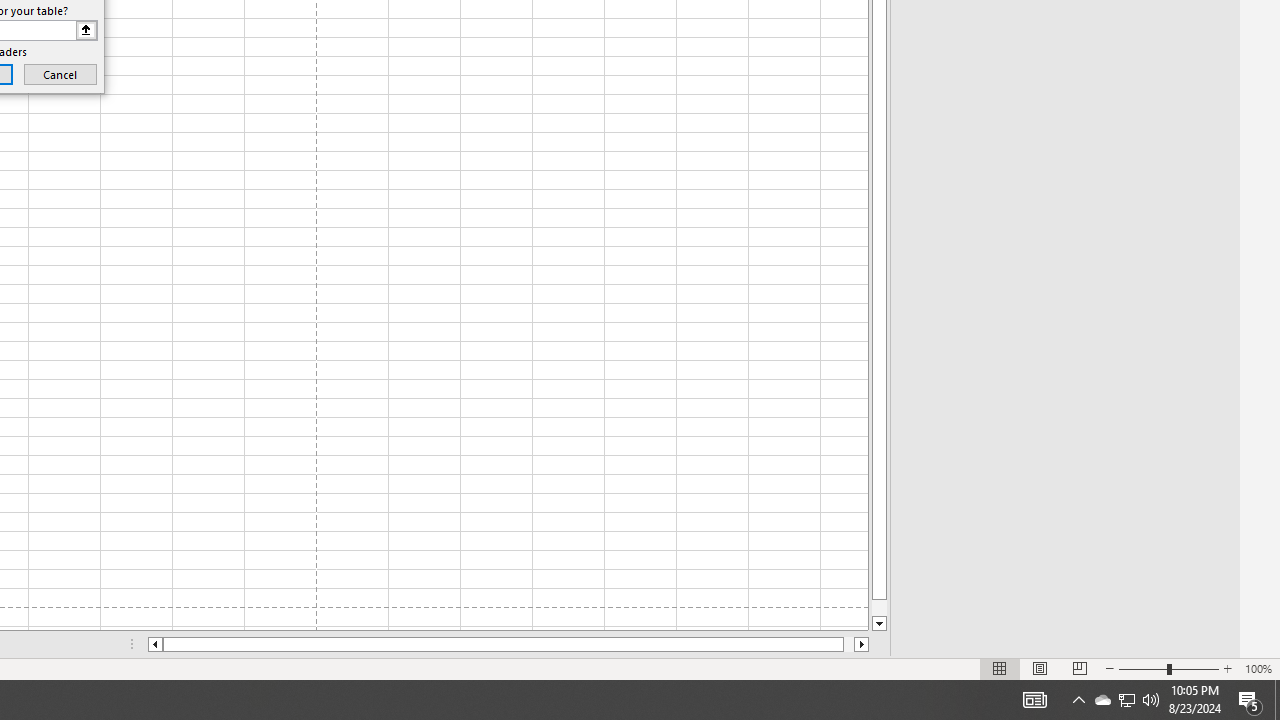  Describe the element at coordinates (508, 644) in the screenshot. I see `'Class: NetUIScrollBar'` at that location.